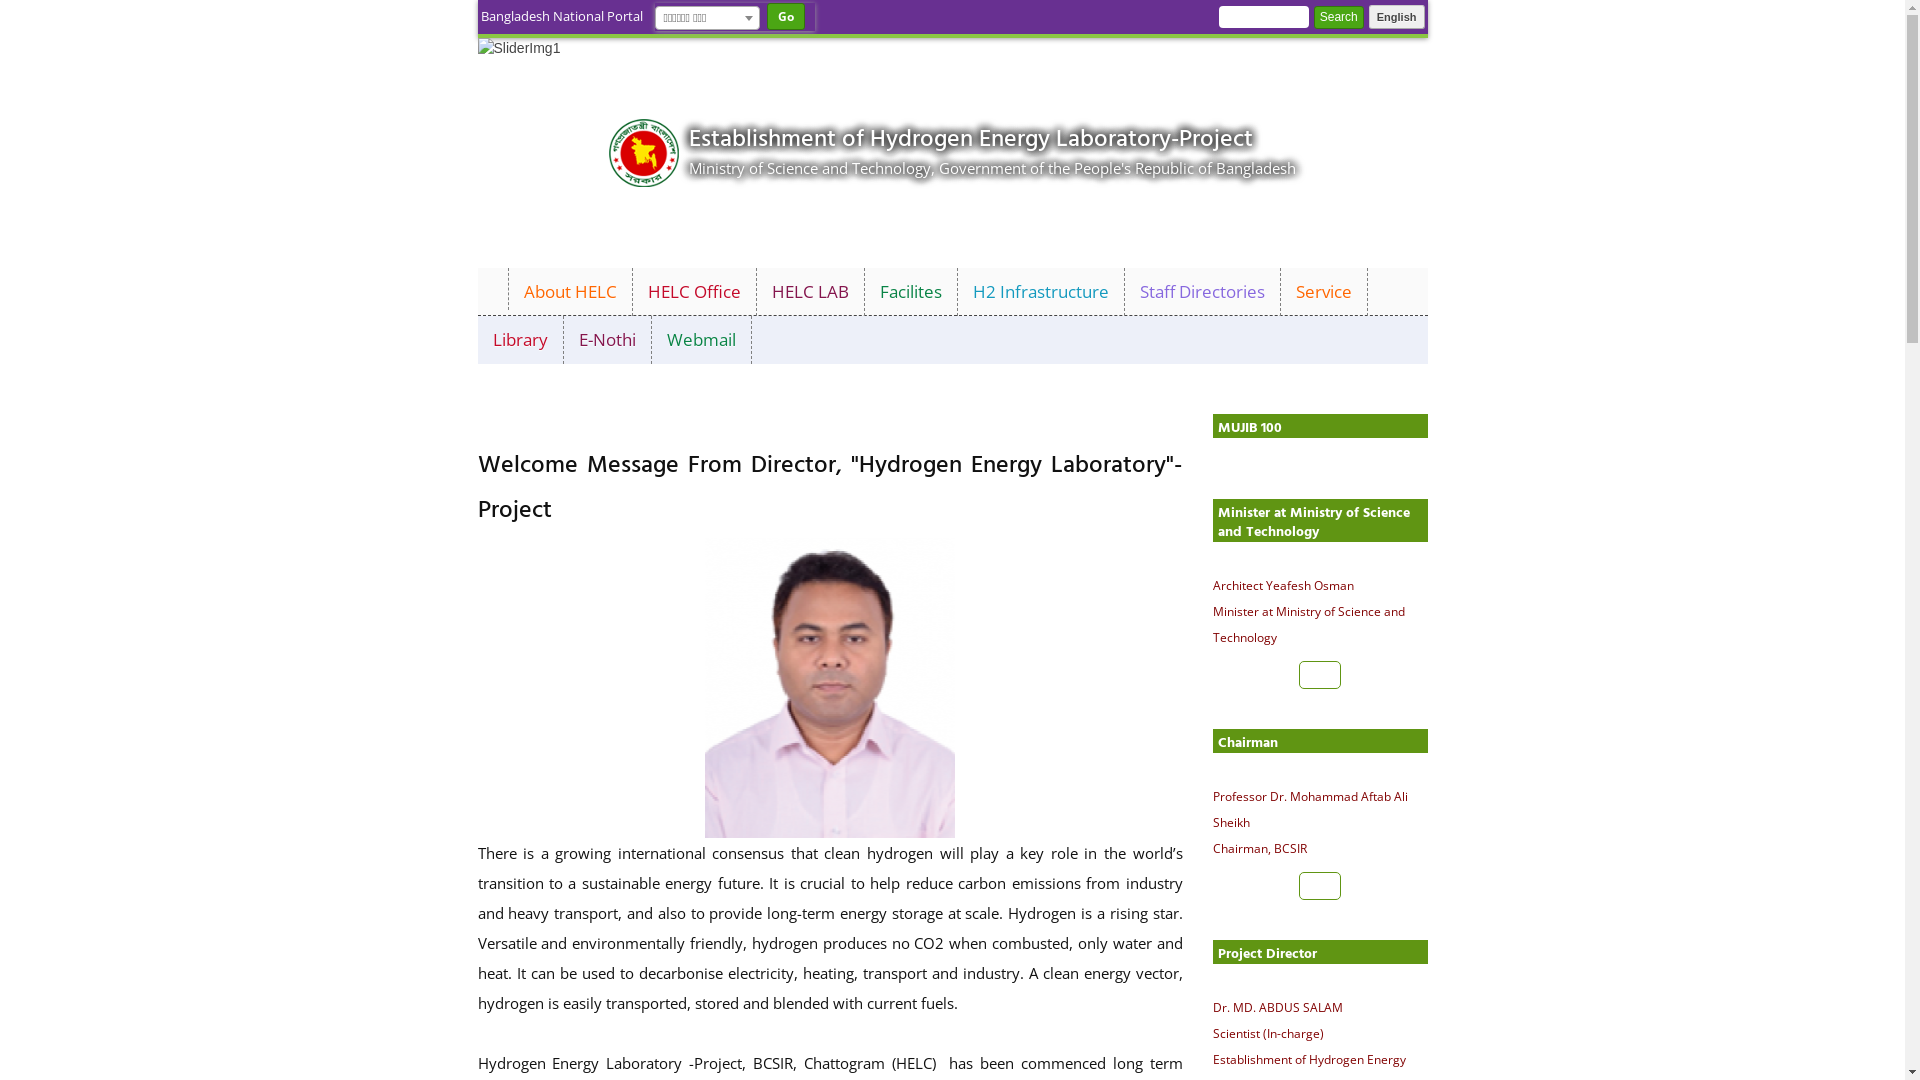  Describe the element at coordinates (1323, 292) in the screenshot. I see `'Service'` at that location.